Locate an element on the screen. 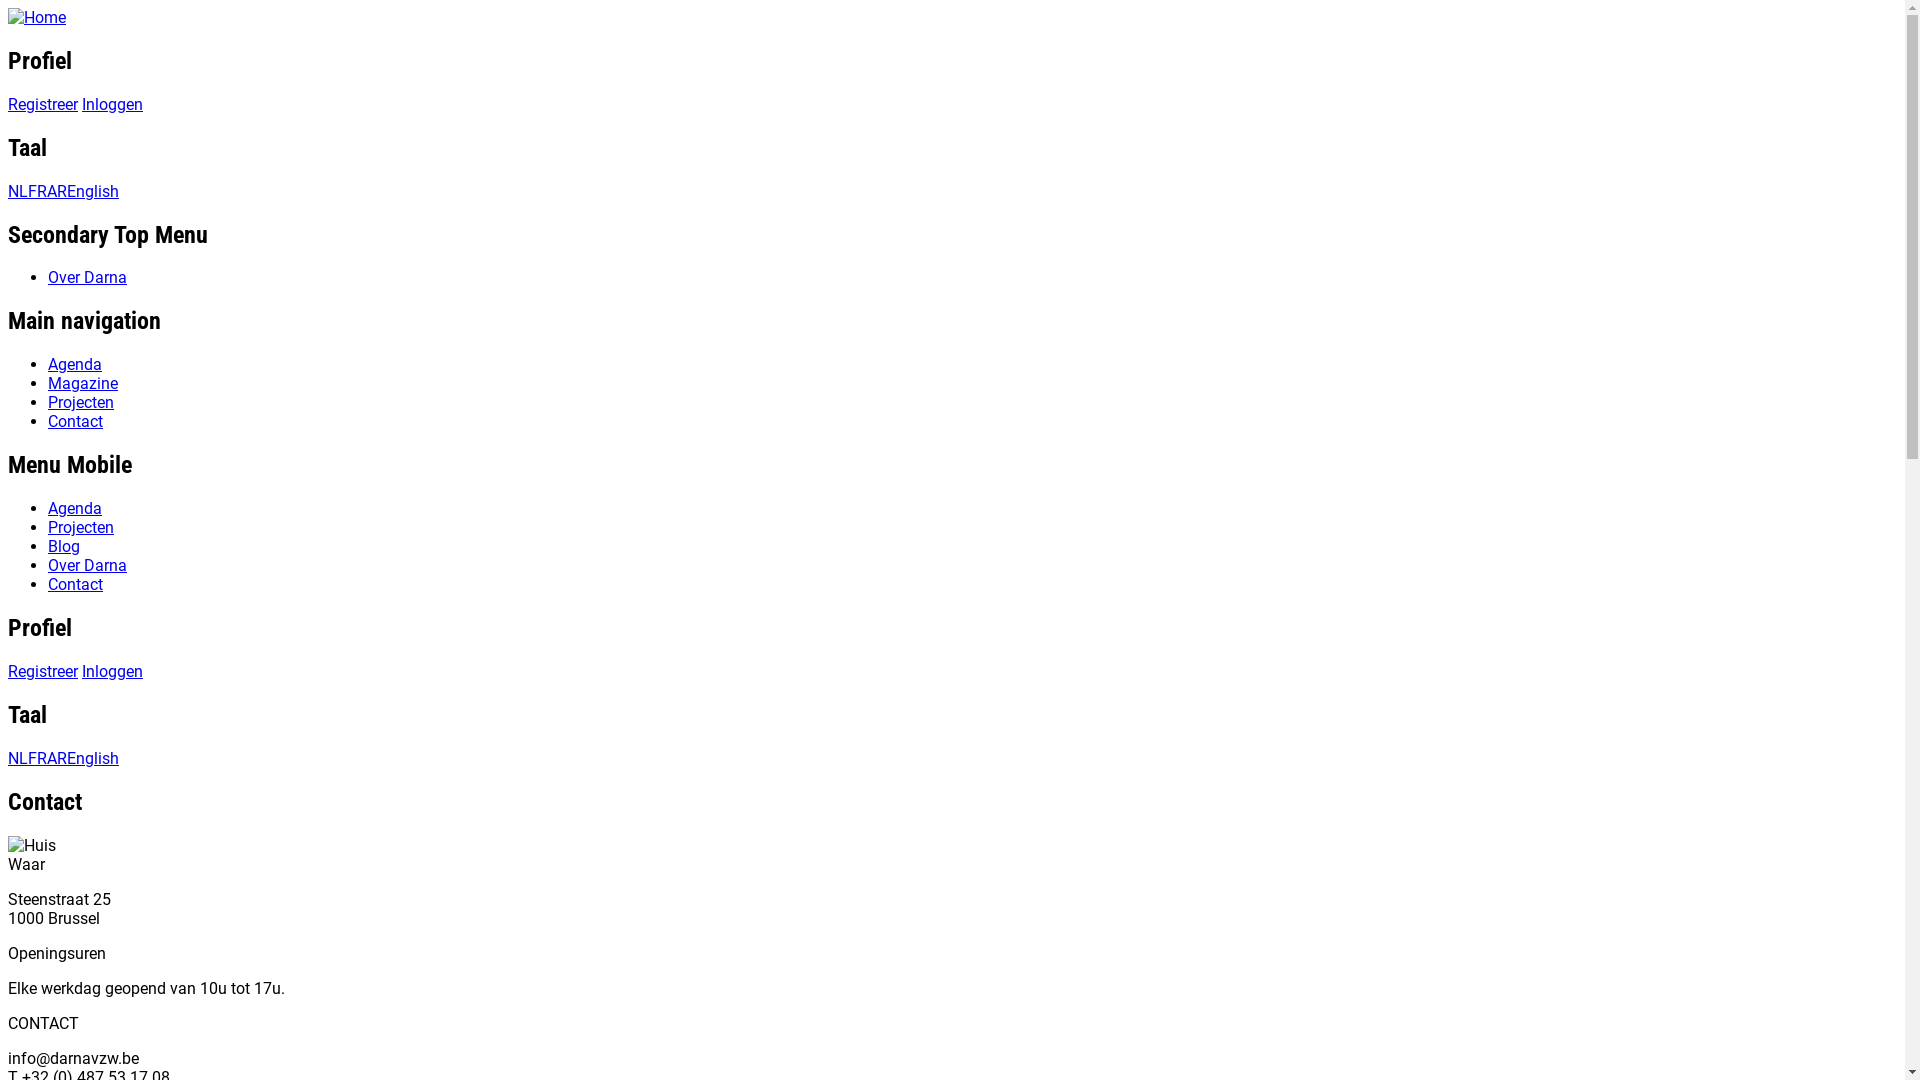 This screenshot has height=1080, width=1920. 'Over Darna' is located at coordinates (86, 277).